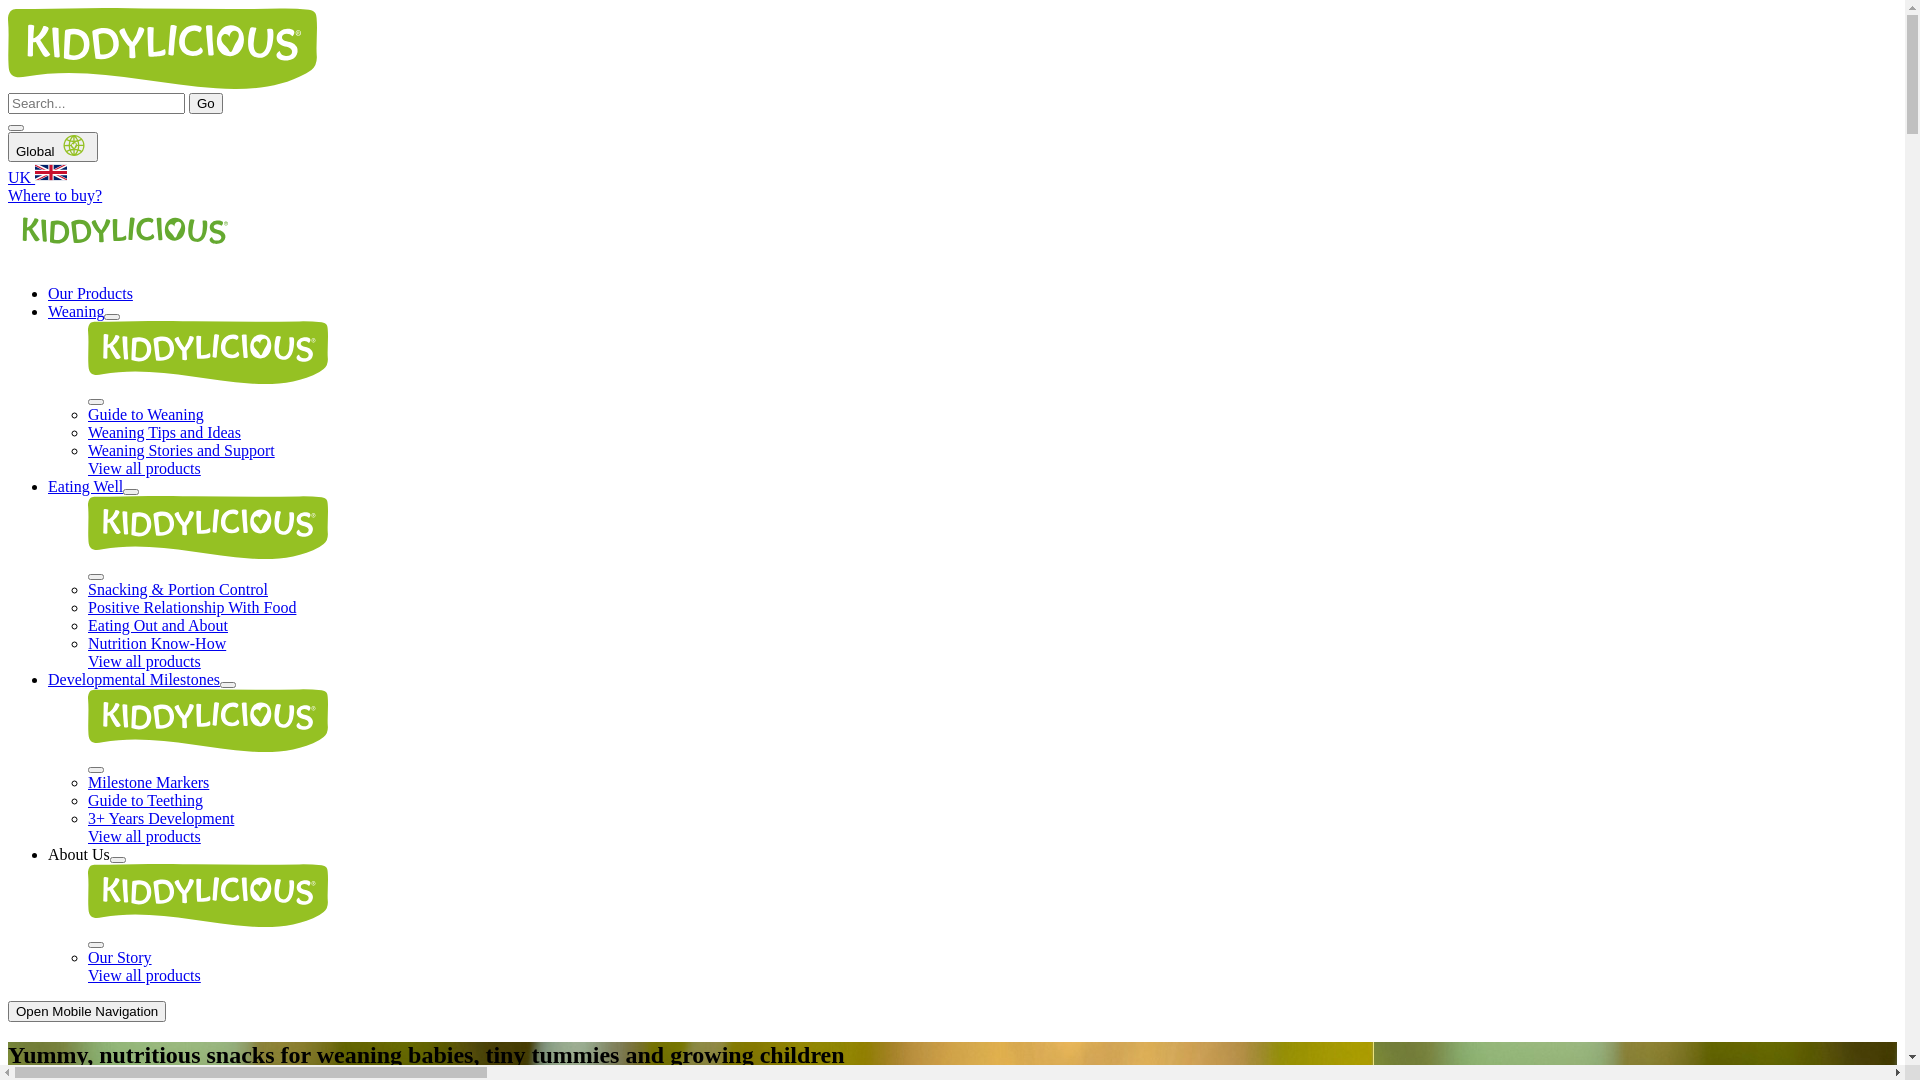 Image resolution: width=1920 pixels, height=1080 pixels. I want to click on 'Open Mobile Navigation', so click(85, 1011).